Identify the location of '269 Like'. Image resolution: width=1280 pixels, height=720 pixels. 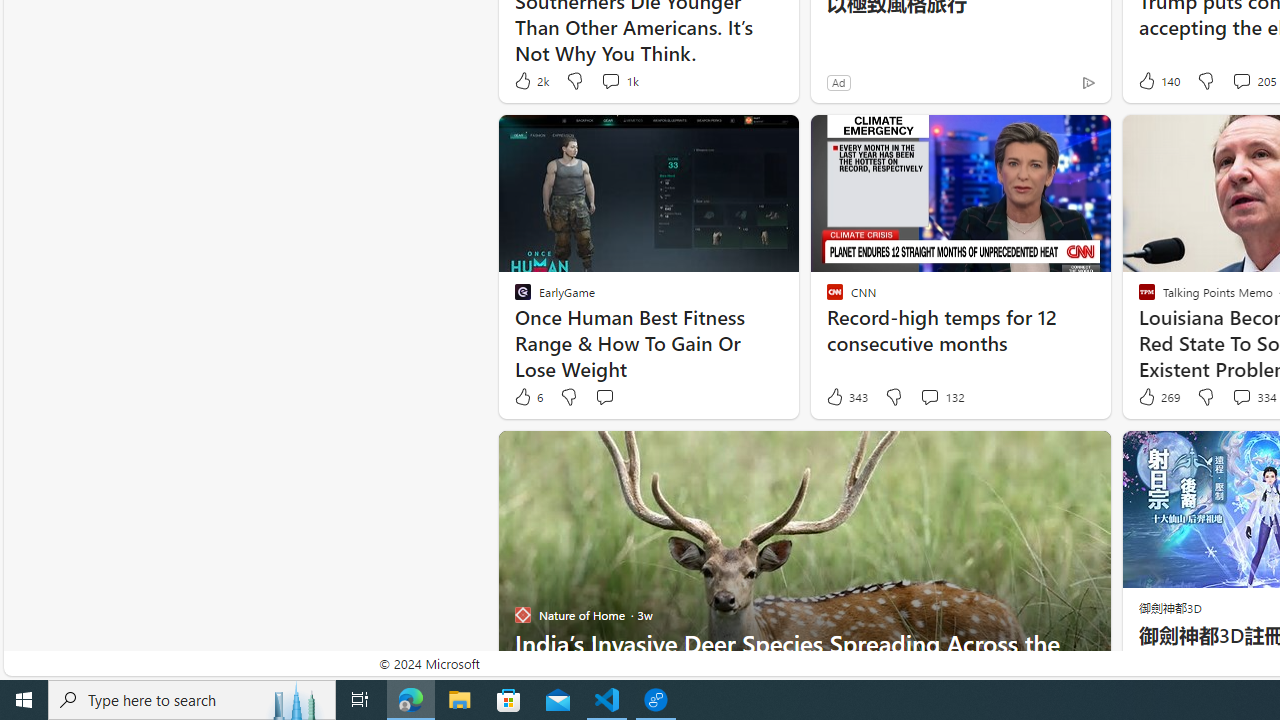
(1157, 397).